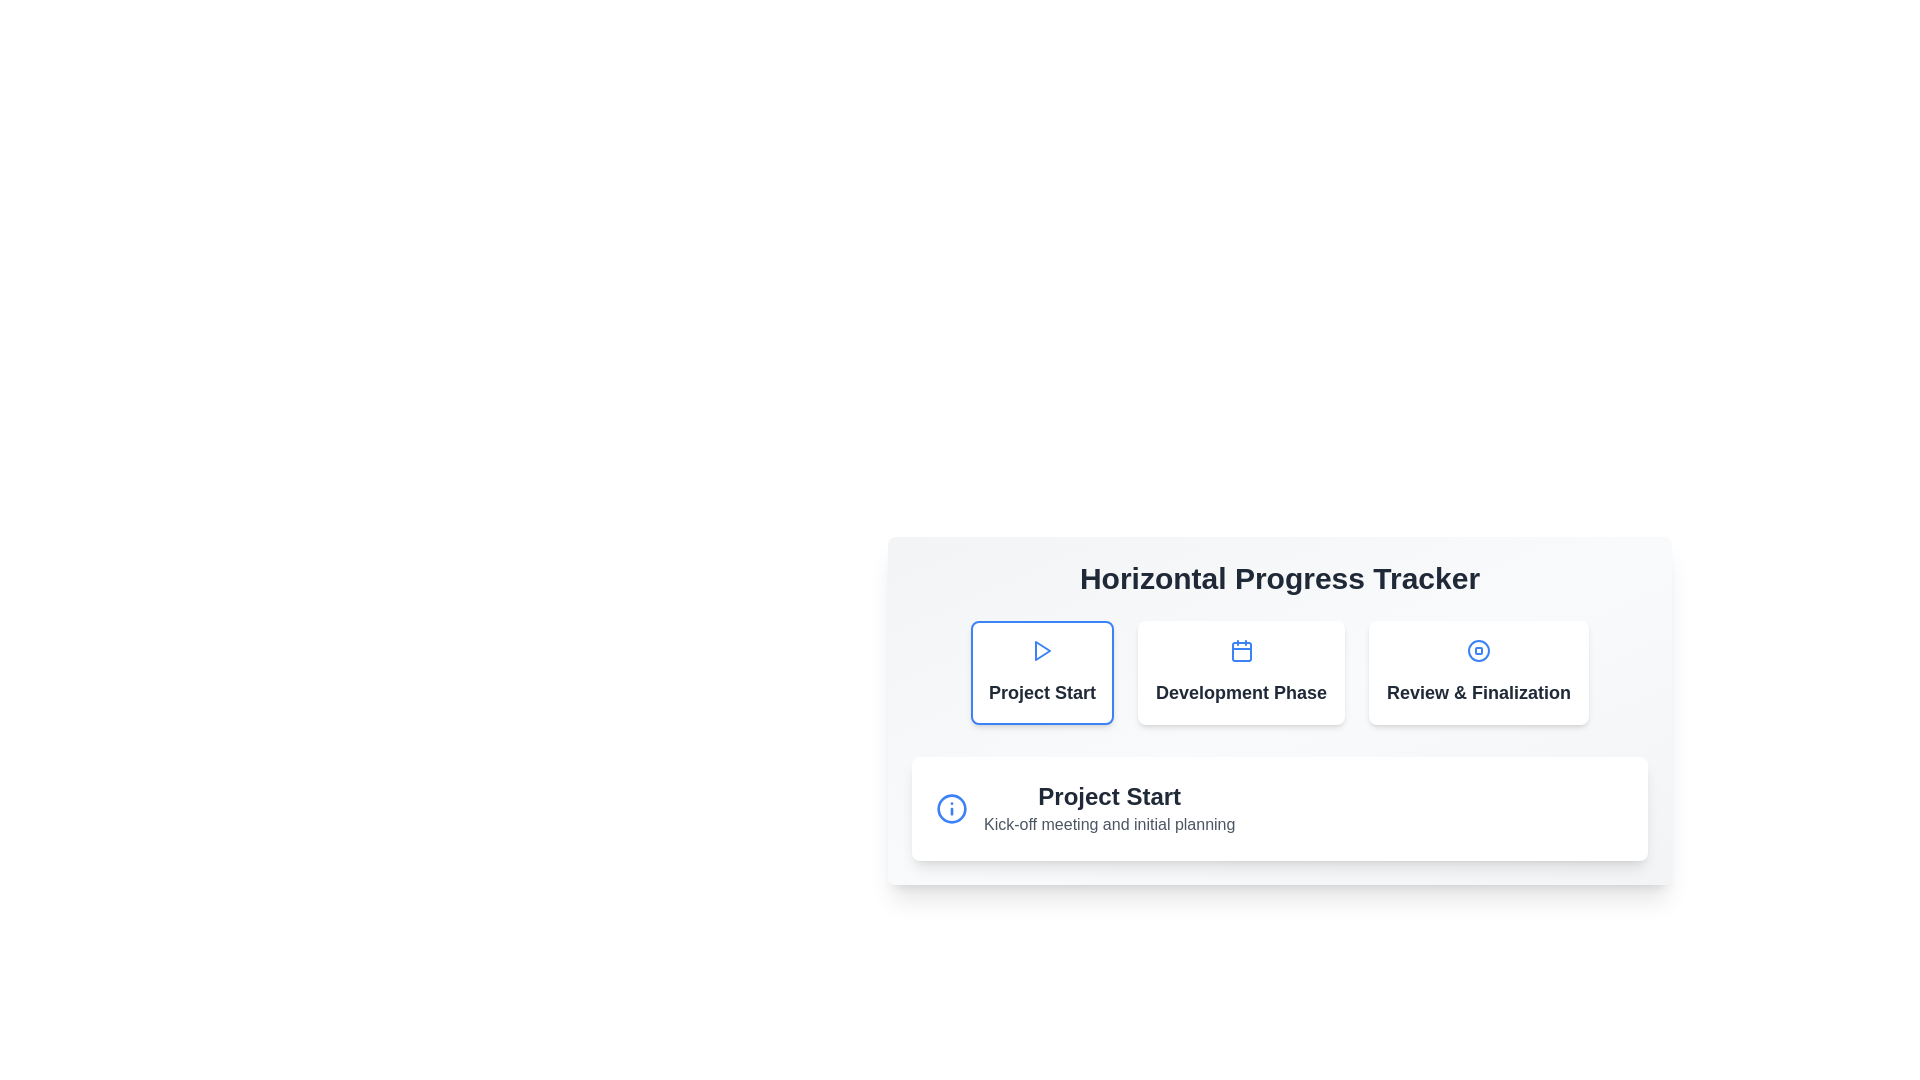 This screenshot has width=1920, height=1080. I want to click on the SVG circle that signifies the review or stop functionality in the 'Review & Finalization' stage of the tracker, so click(1478, 651).